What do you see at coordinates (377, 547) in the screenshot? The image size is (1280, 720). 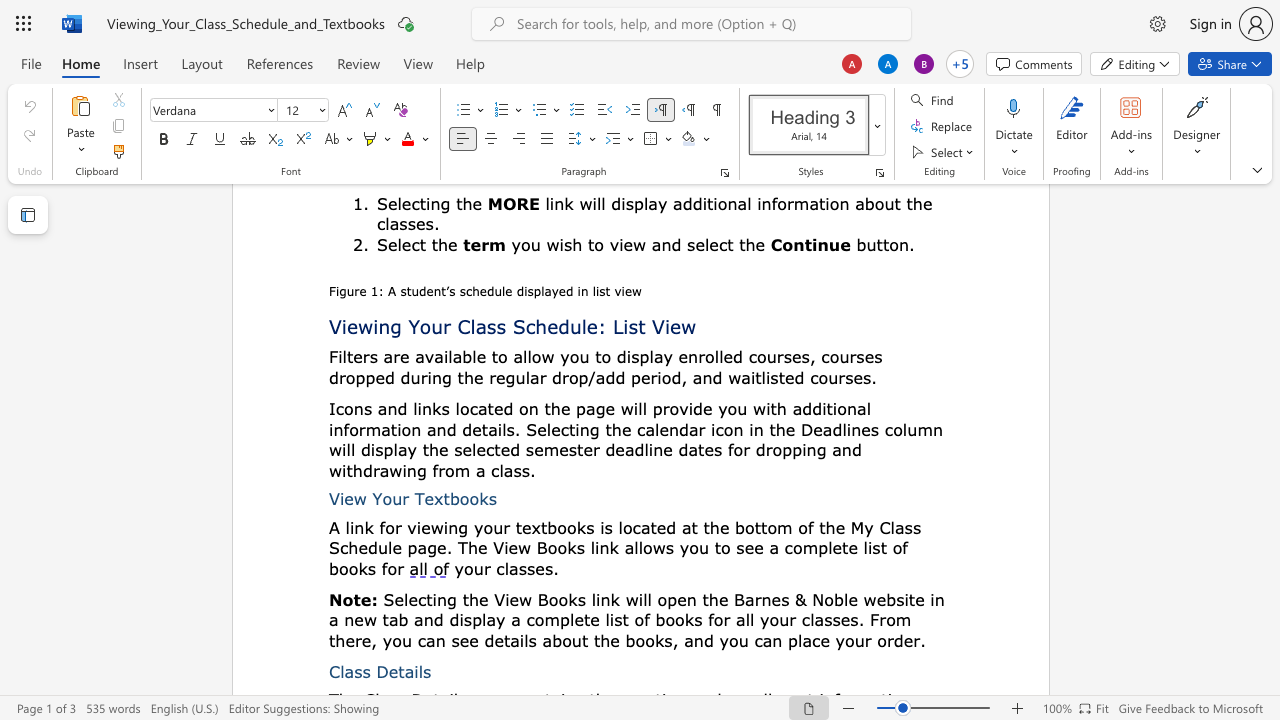 I see `the space between the continuous character "d" and "u" in the text` at bounding box center [377, 547].